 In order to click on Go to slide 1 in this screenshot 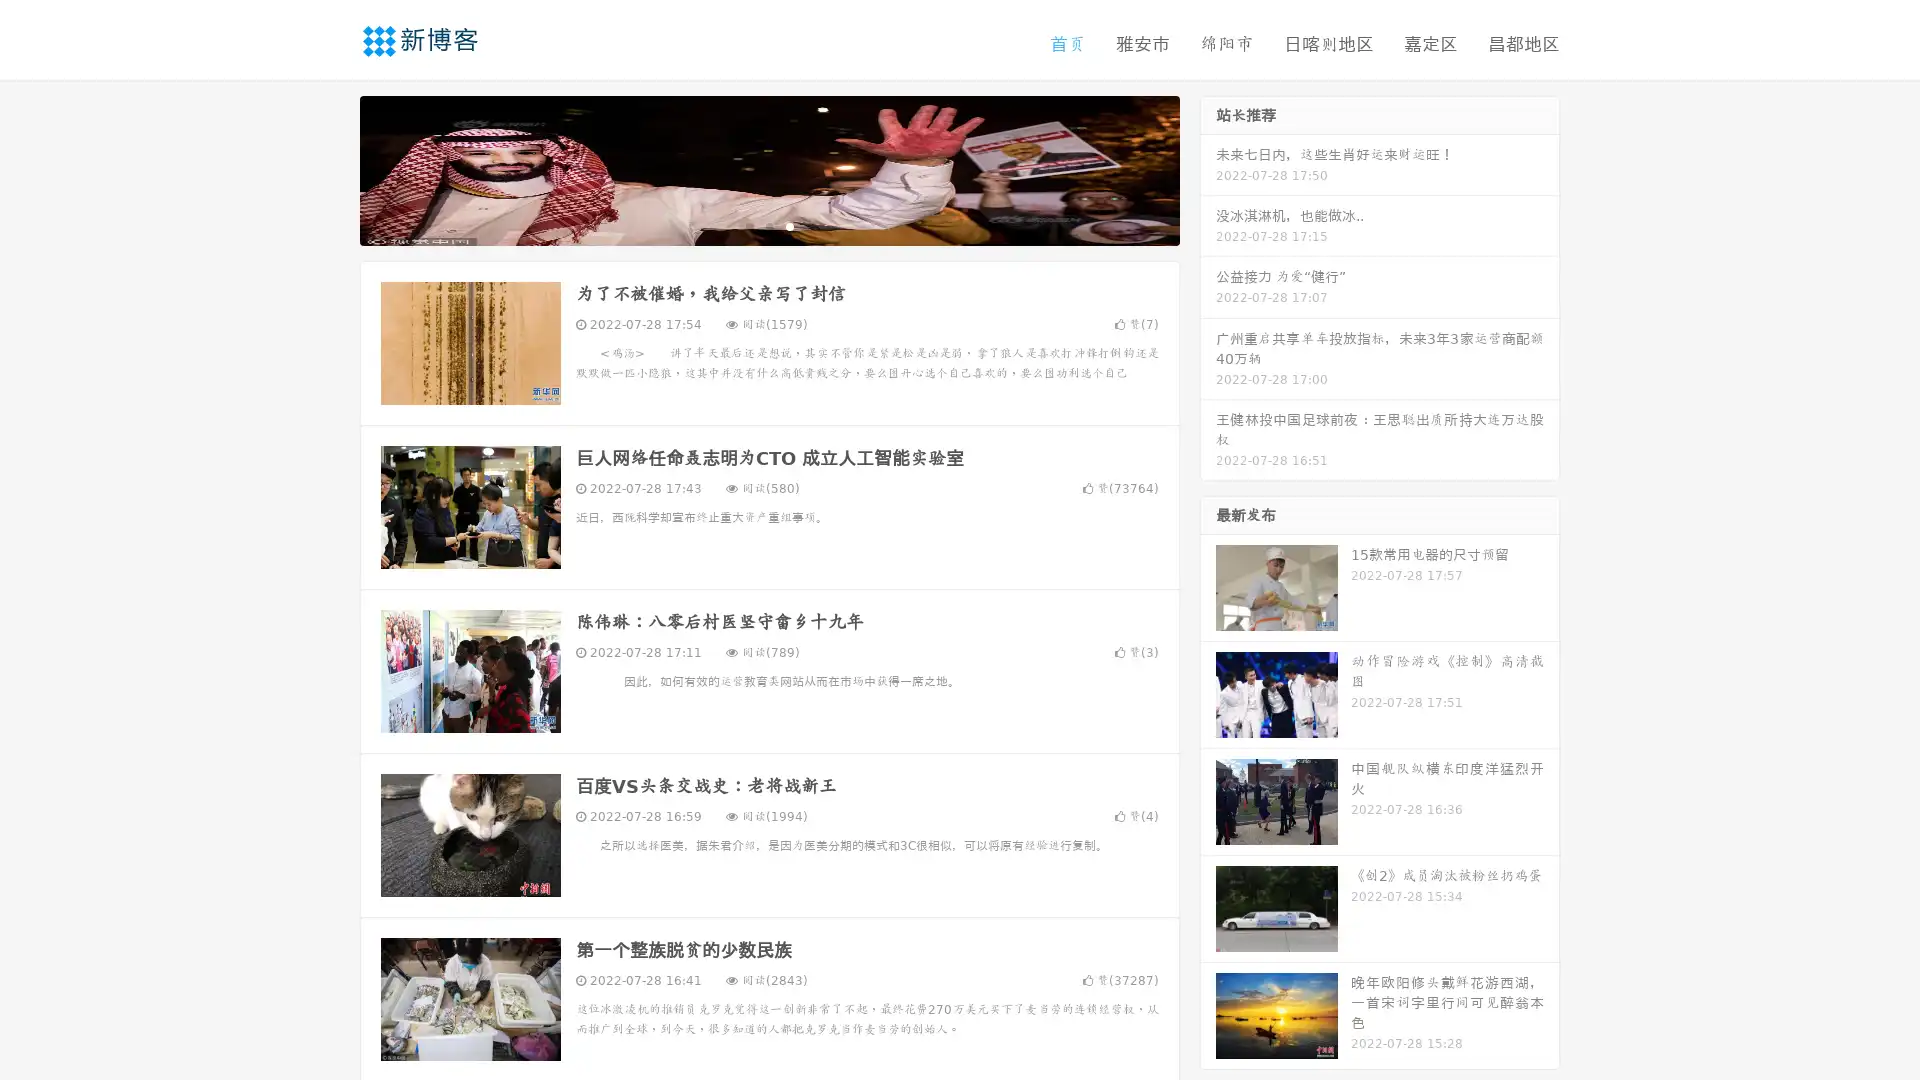, I will do `click(748, 225)`.